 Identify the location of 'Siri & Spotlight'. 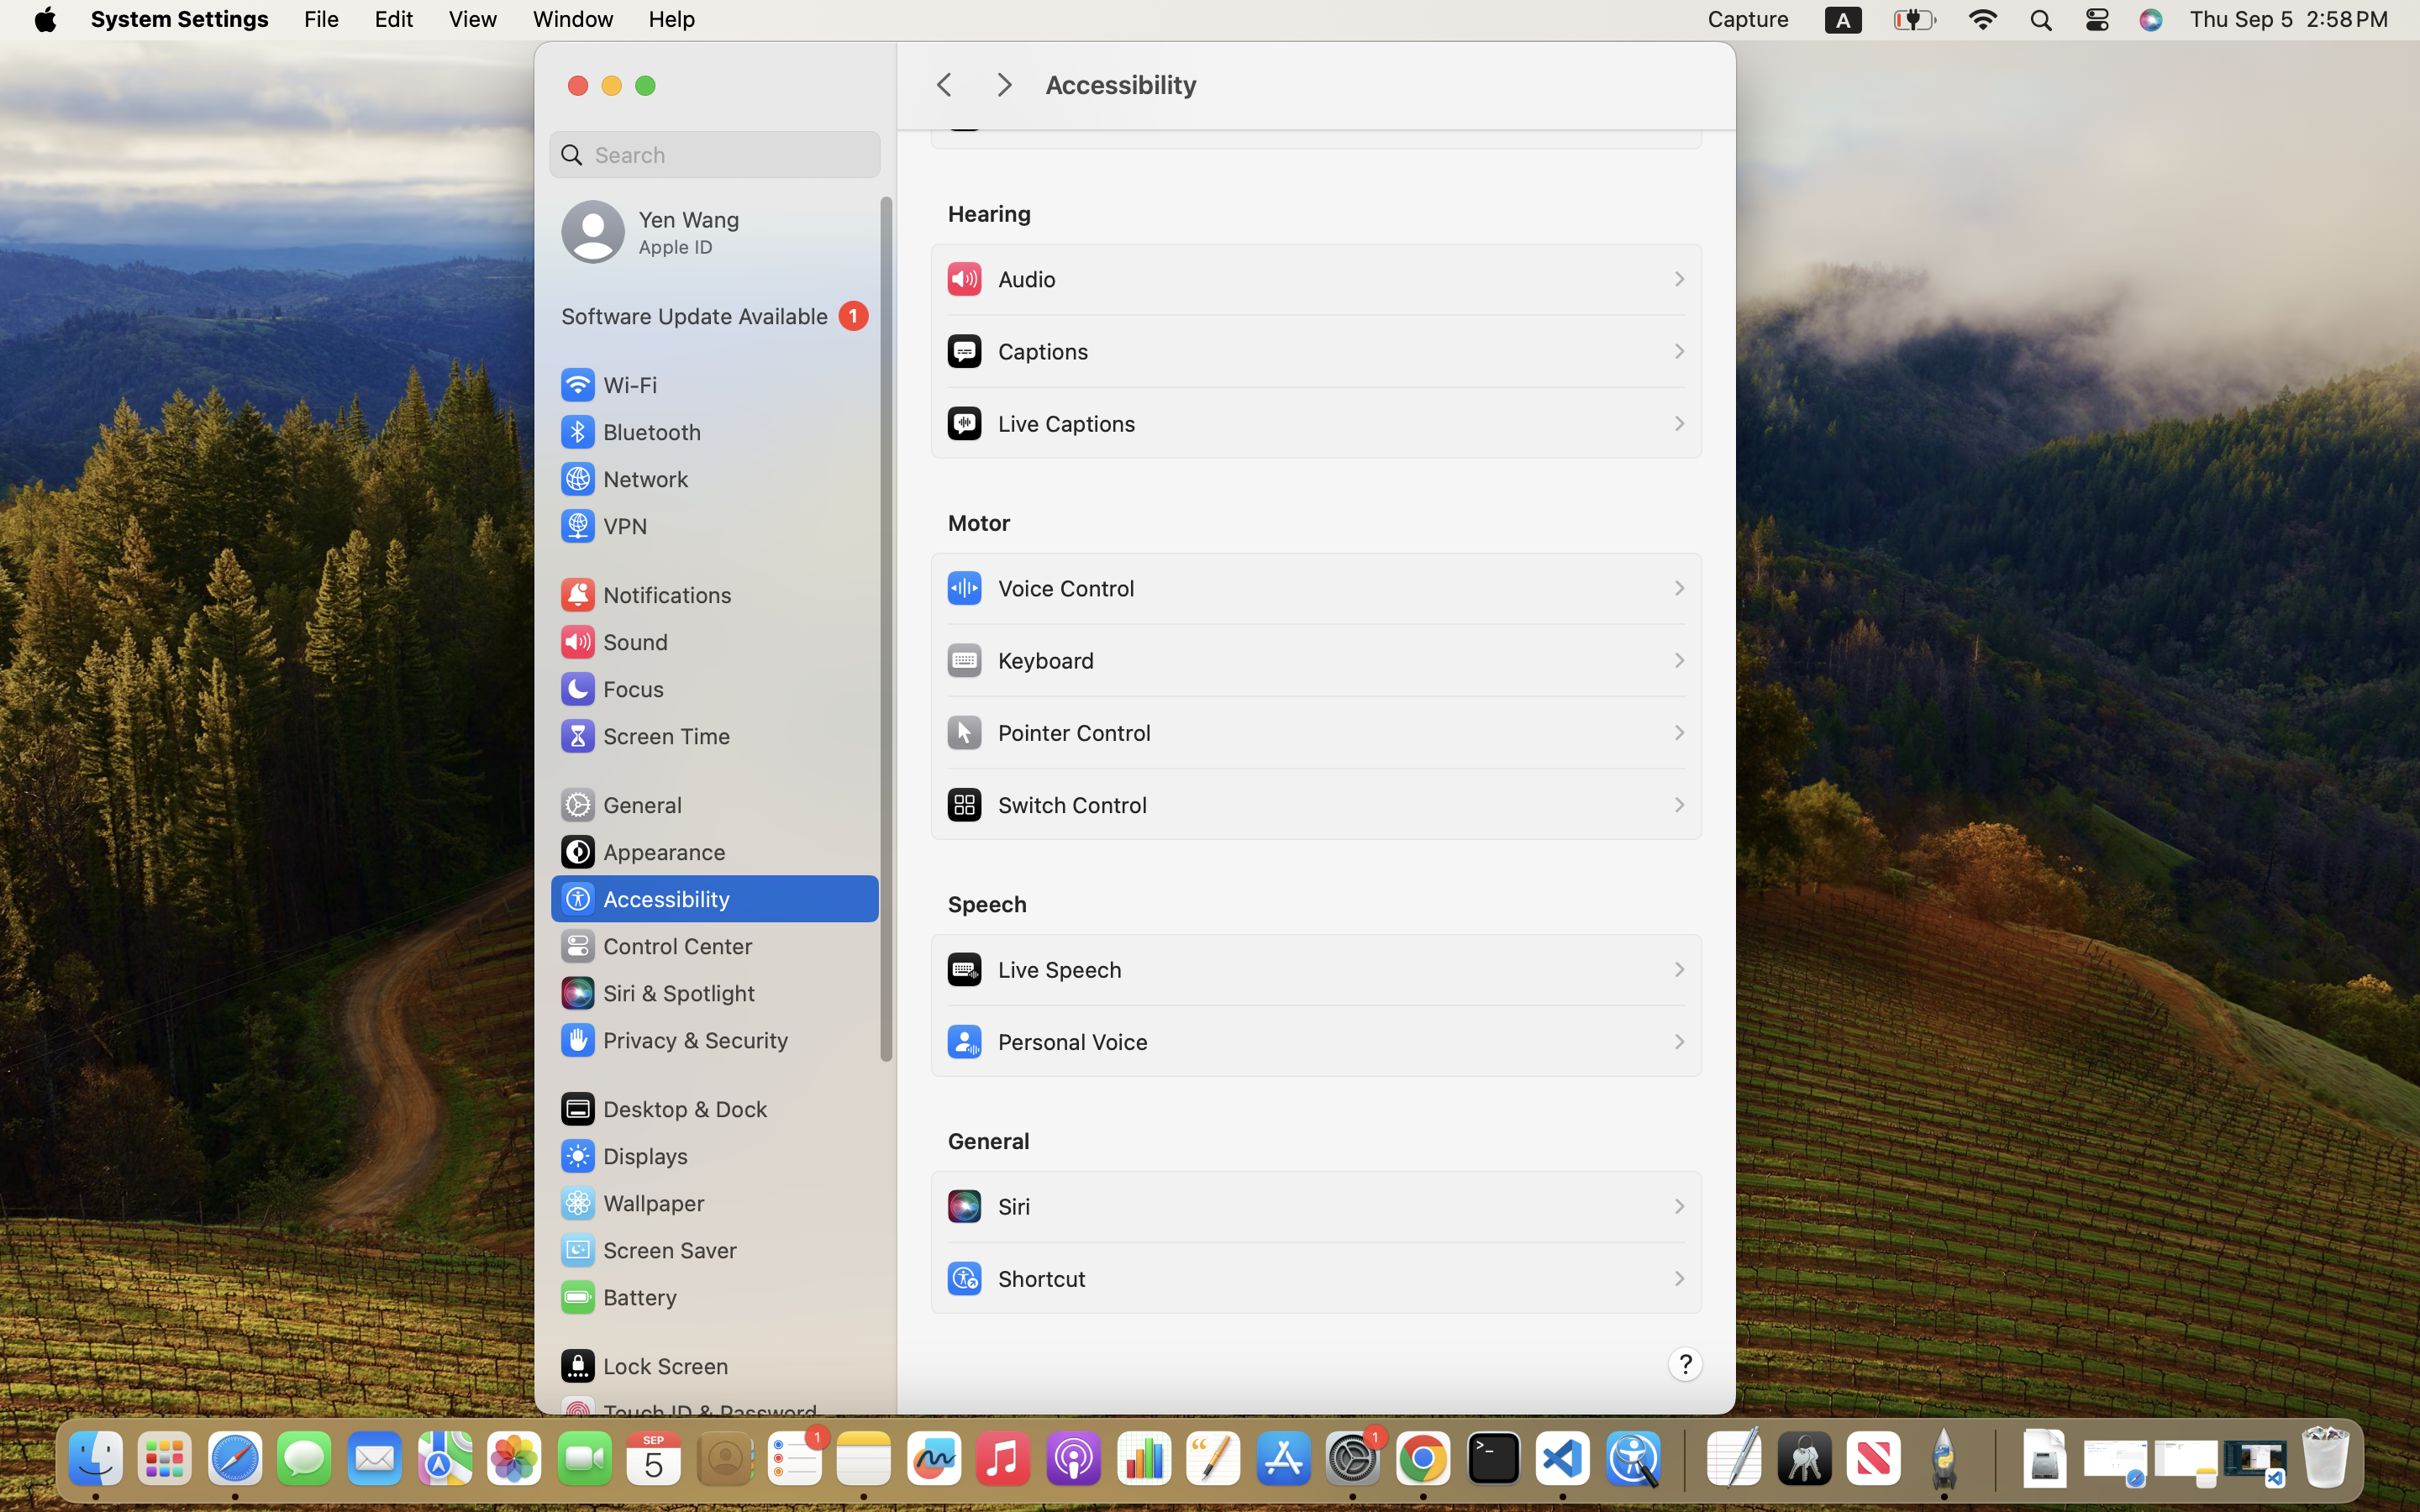
(655, 992).